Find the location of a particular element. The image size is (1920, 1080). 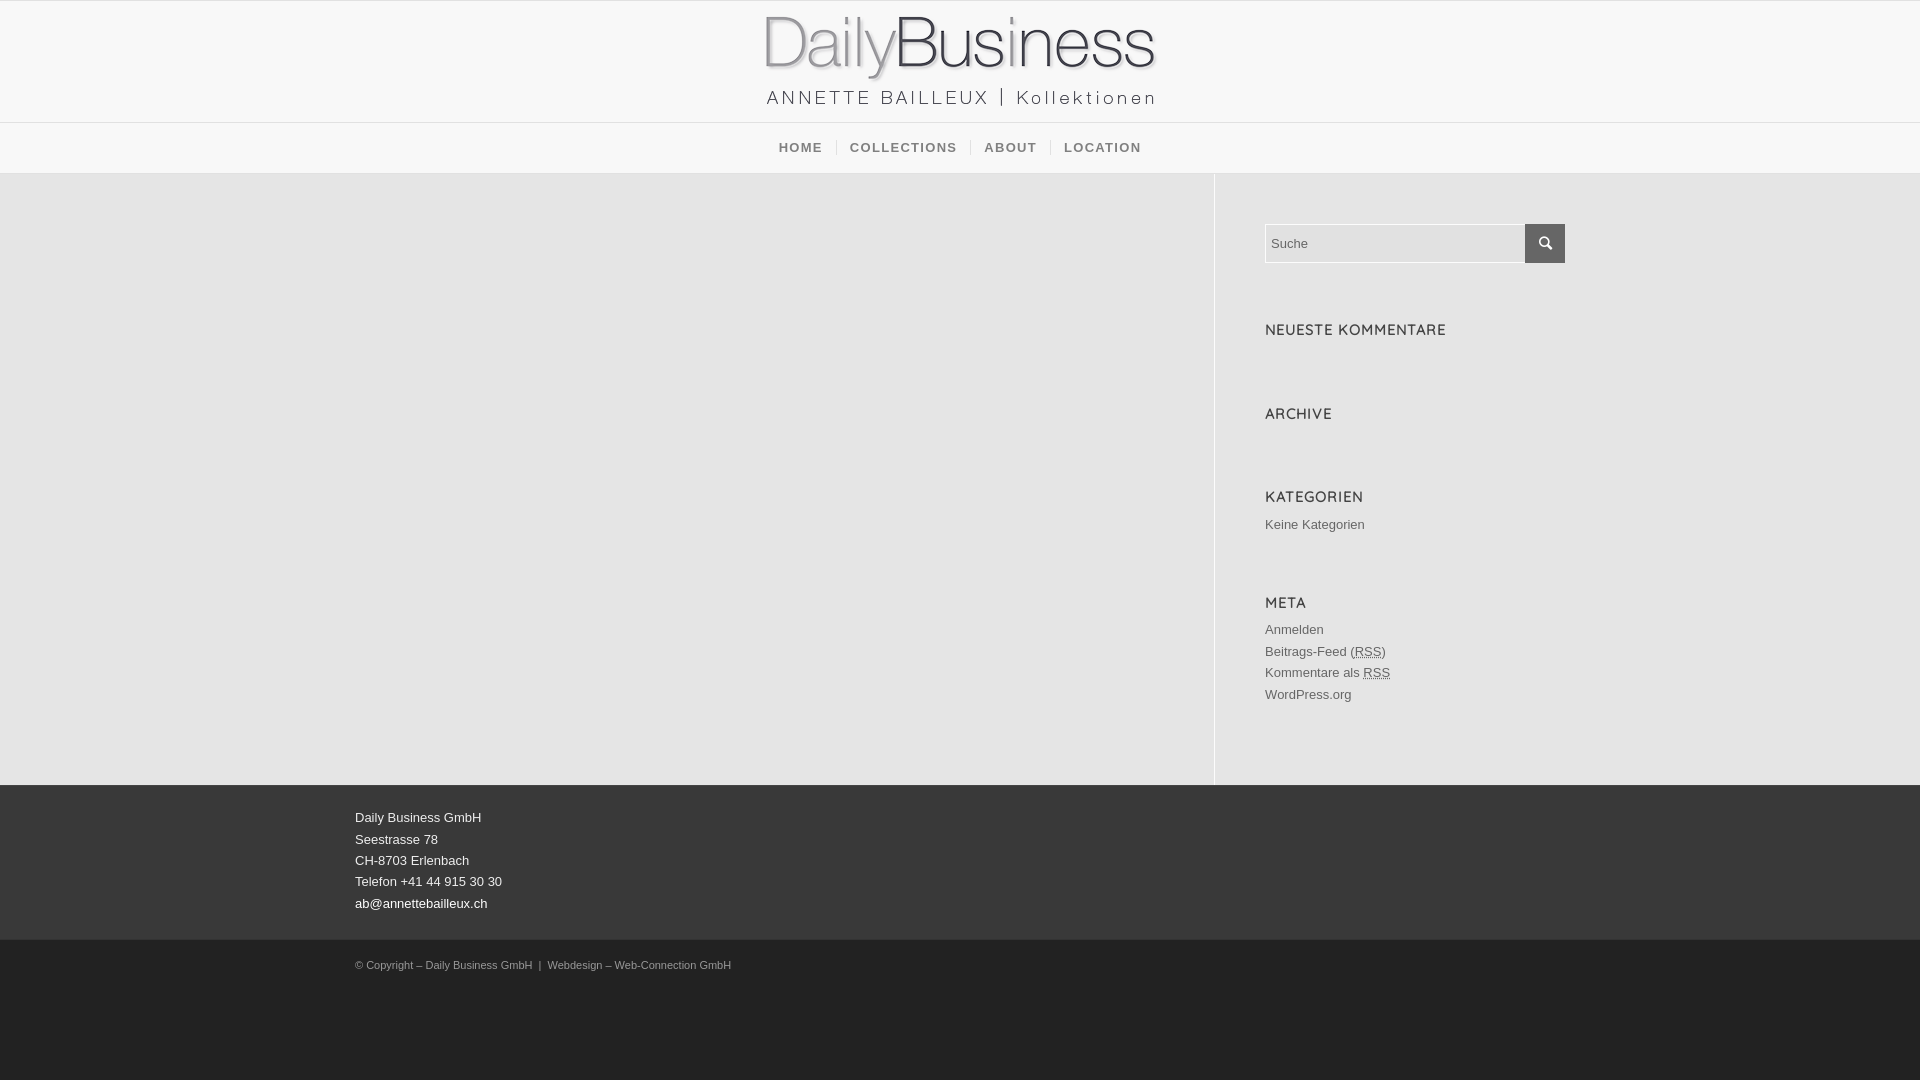

'HOME' is located at coordinates (801, 146).